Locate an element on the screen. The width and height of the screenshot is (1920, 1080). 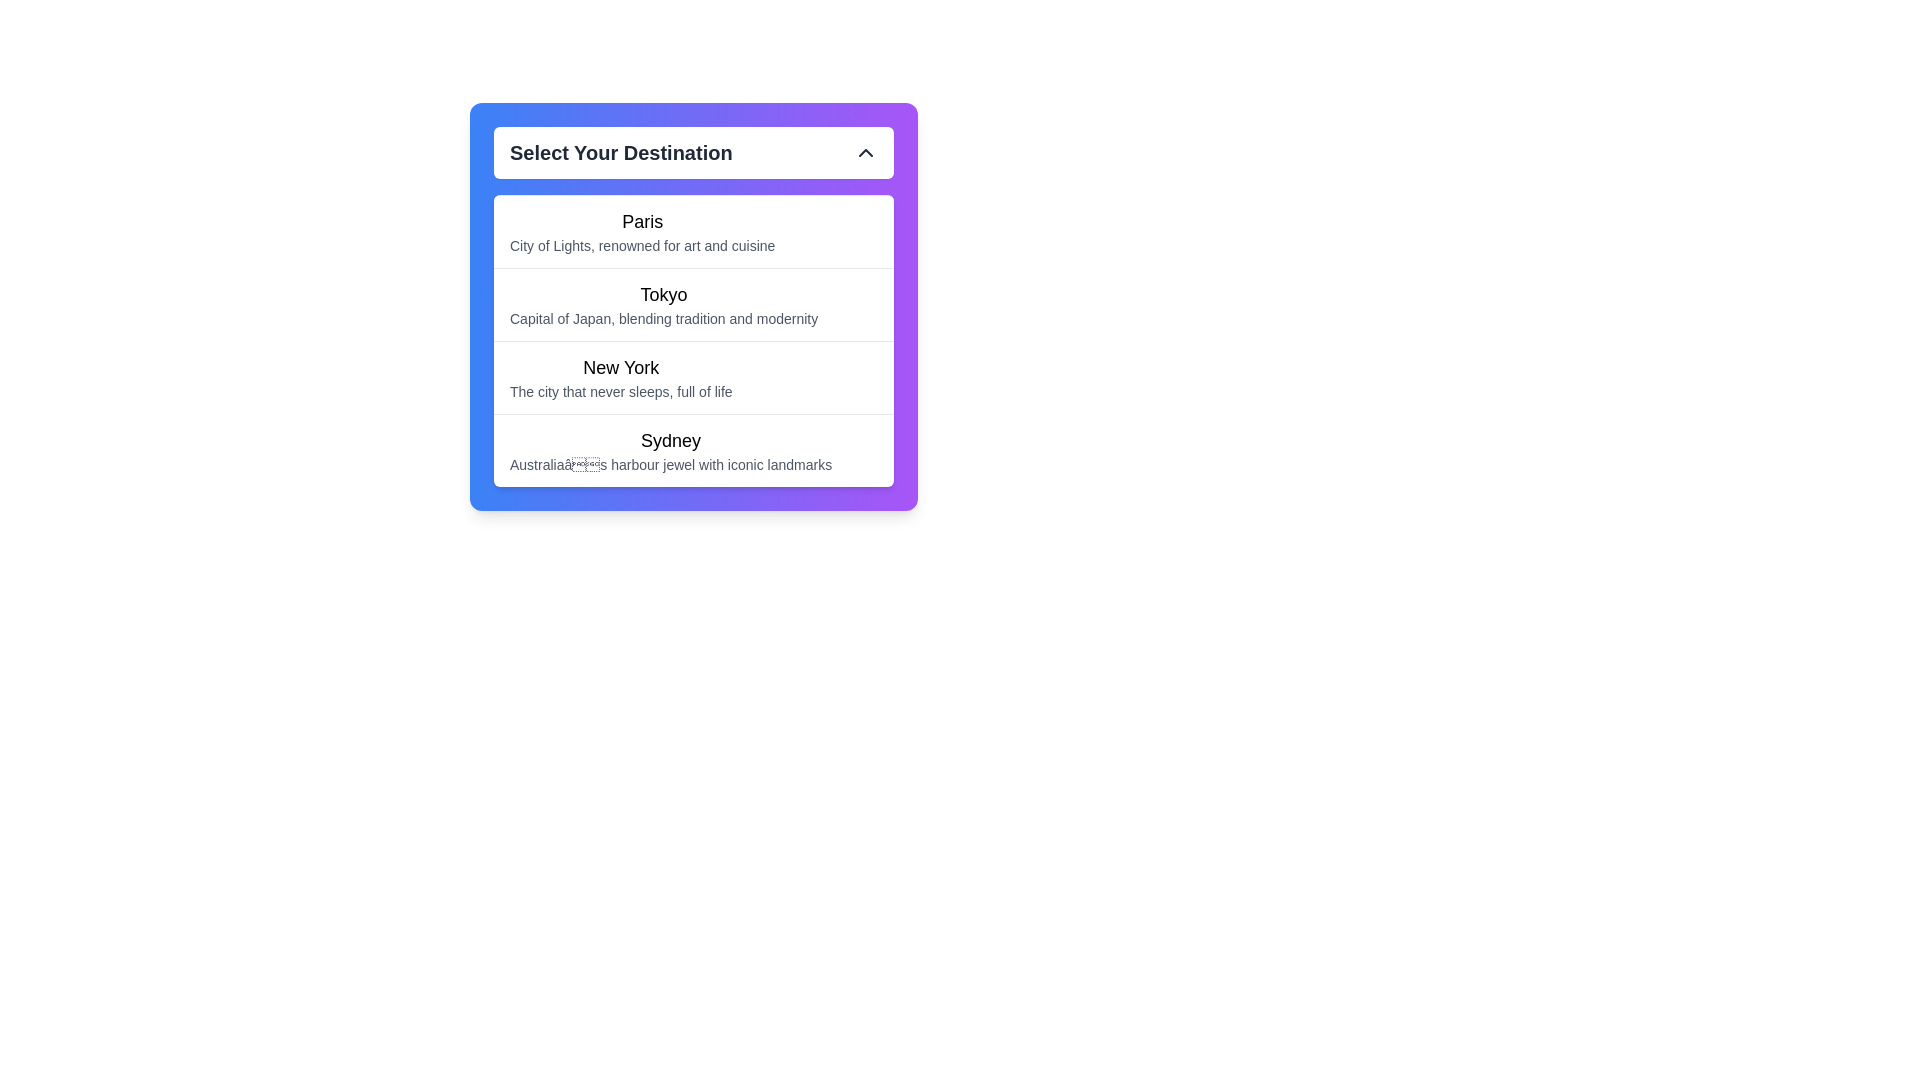
the List item displaying 'New York' with a description 'The city that never sleeps, full of life' is located at coordinates (620, 378).